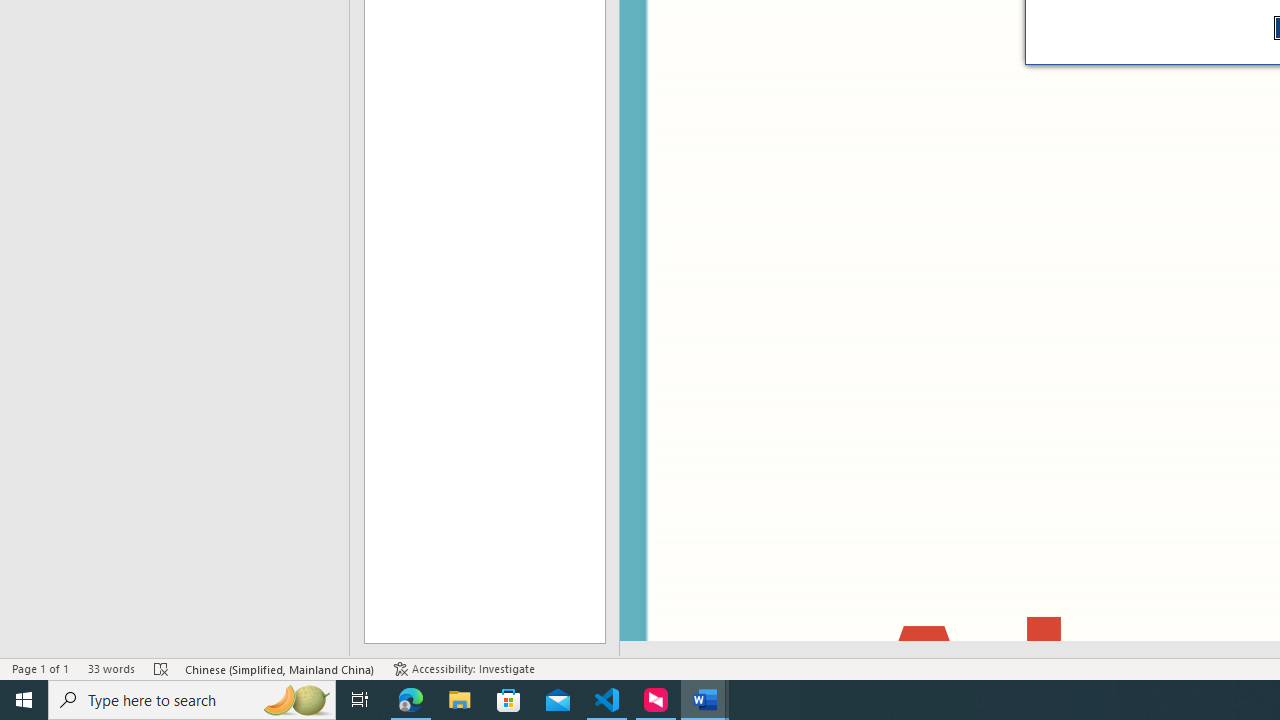 The width and height of the screenshot is (1280, 720). What do you see at coordinates (161, 669) in the screenshot?
I see `'Spelling and Grammar Check Errors'` at bounding box center [161, 669].